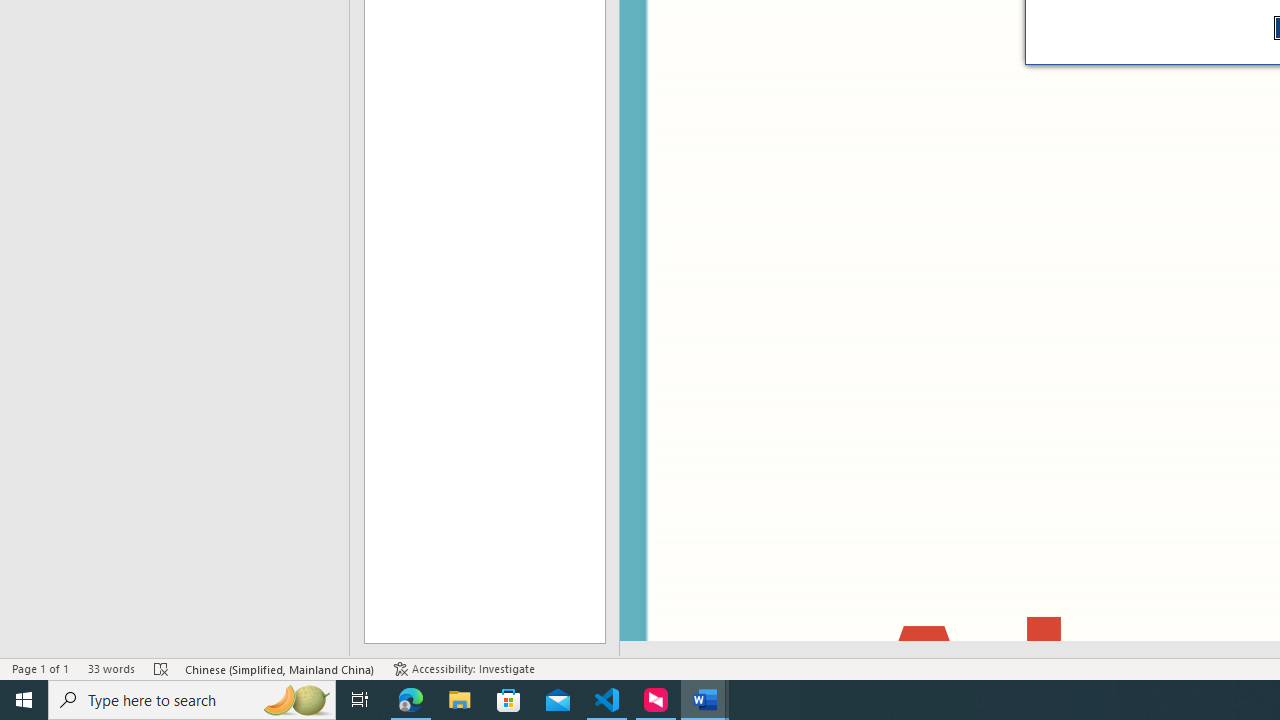 The width and height of the screenshot is (1280, 720). What do you see at coordinates (161, 669) in the screenshot?
I see `'Spelling and Grammar Check Errors'` at bounding box center [161, 669].